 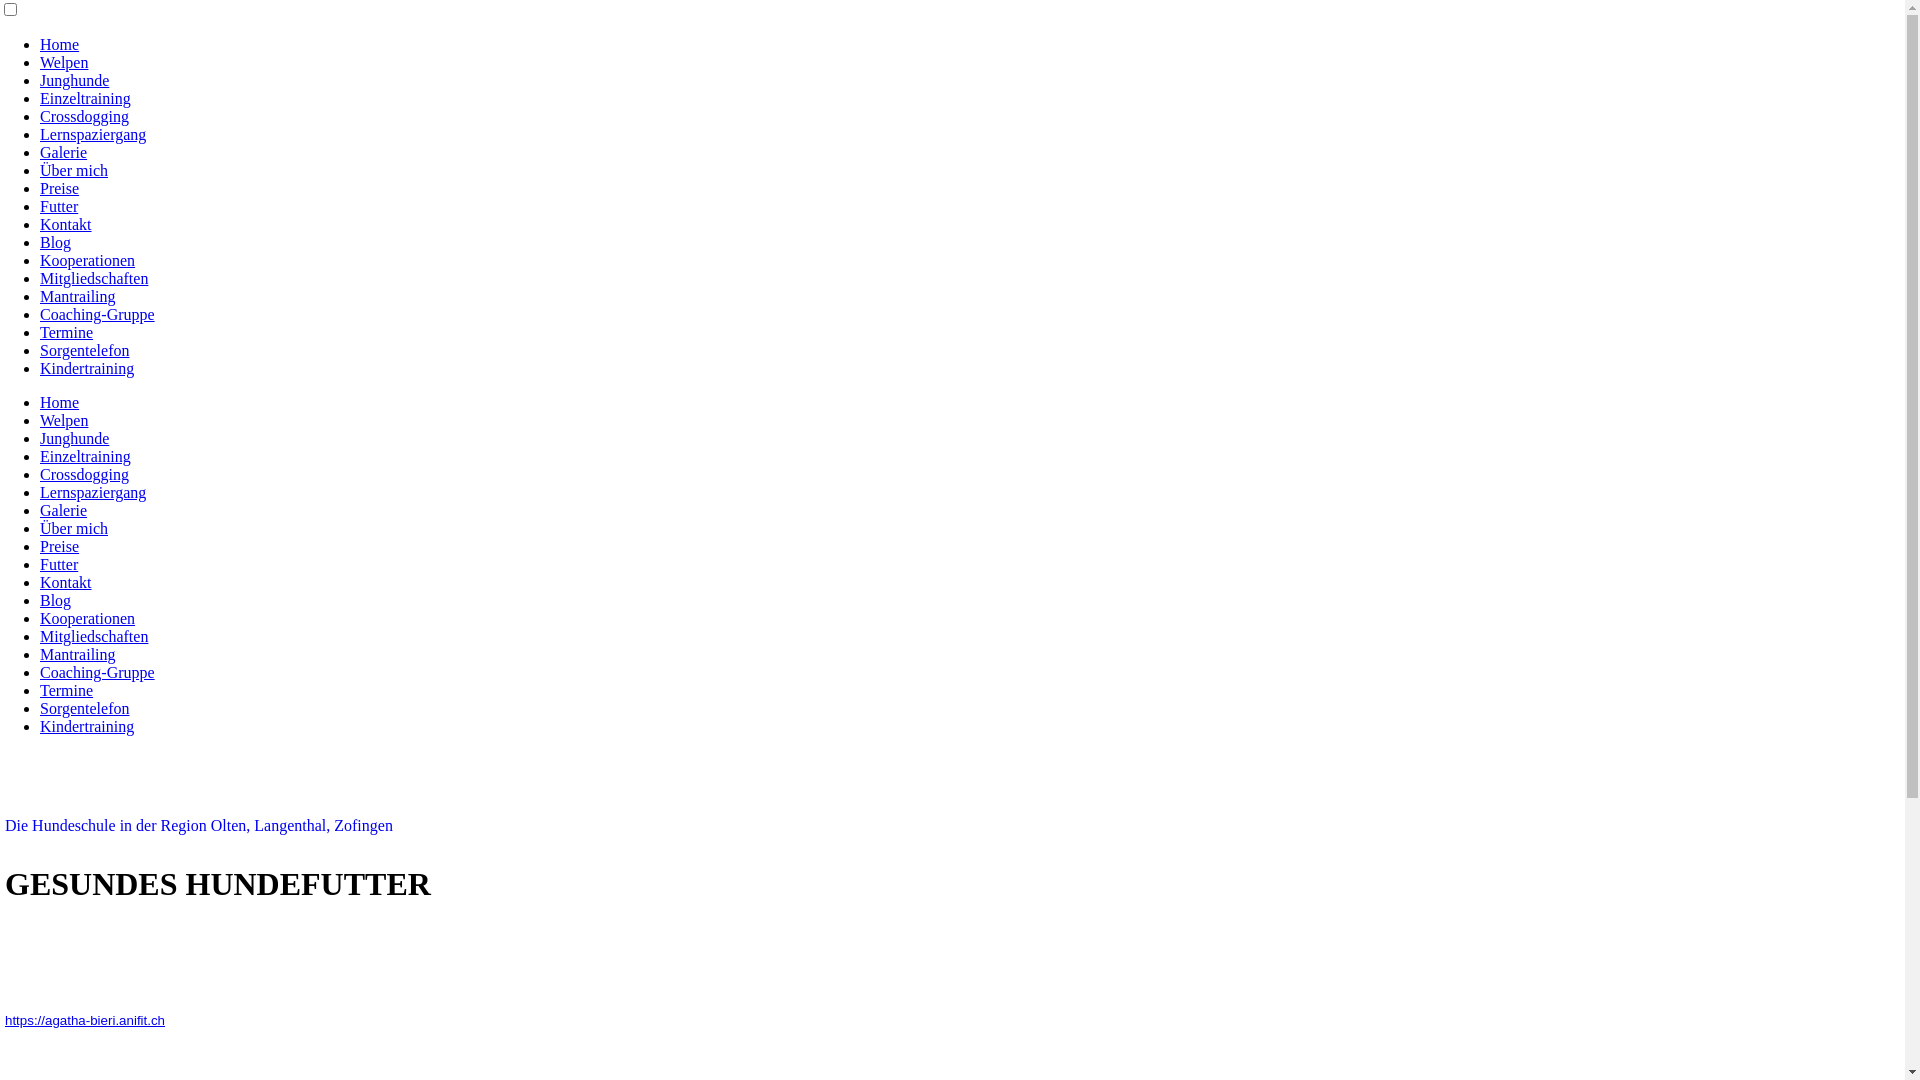 What do you see at coordinates (83, 474) in the screenshot?
I see `'Crossdogging'` at bounding box center [83, 474].